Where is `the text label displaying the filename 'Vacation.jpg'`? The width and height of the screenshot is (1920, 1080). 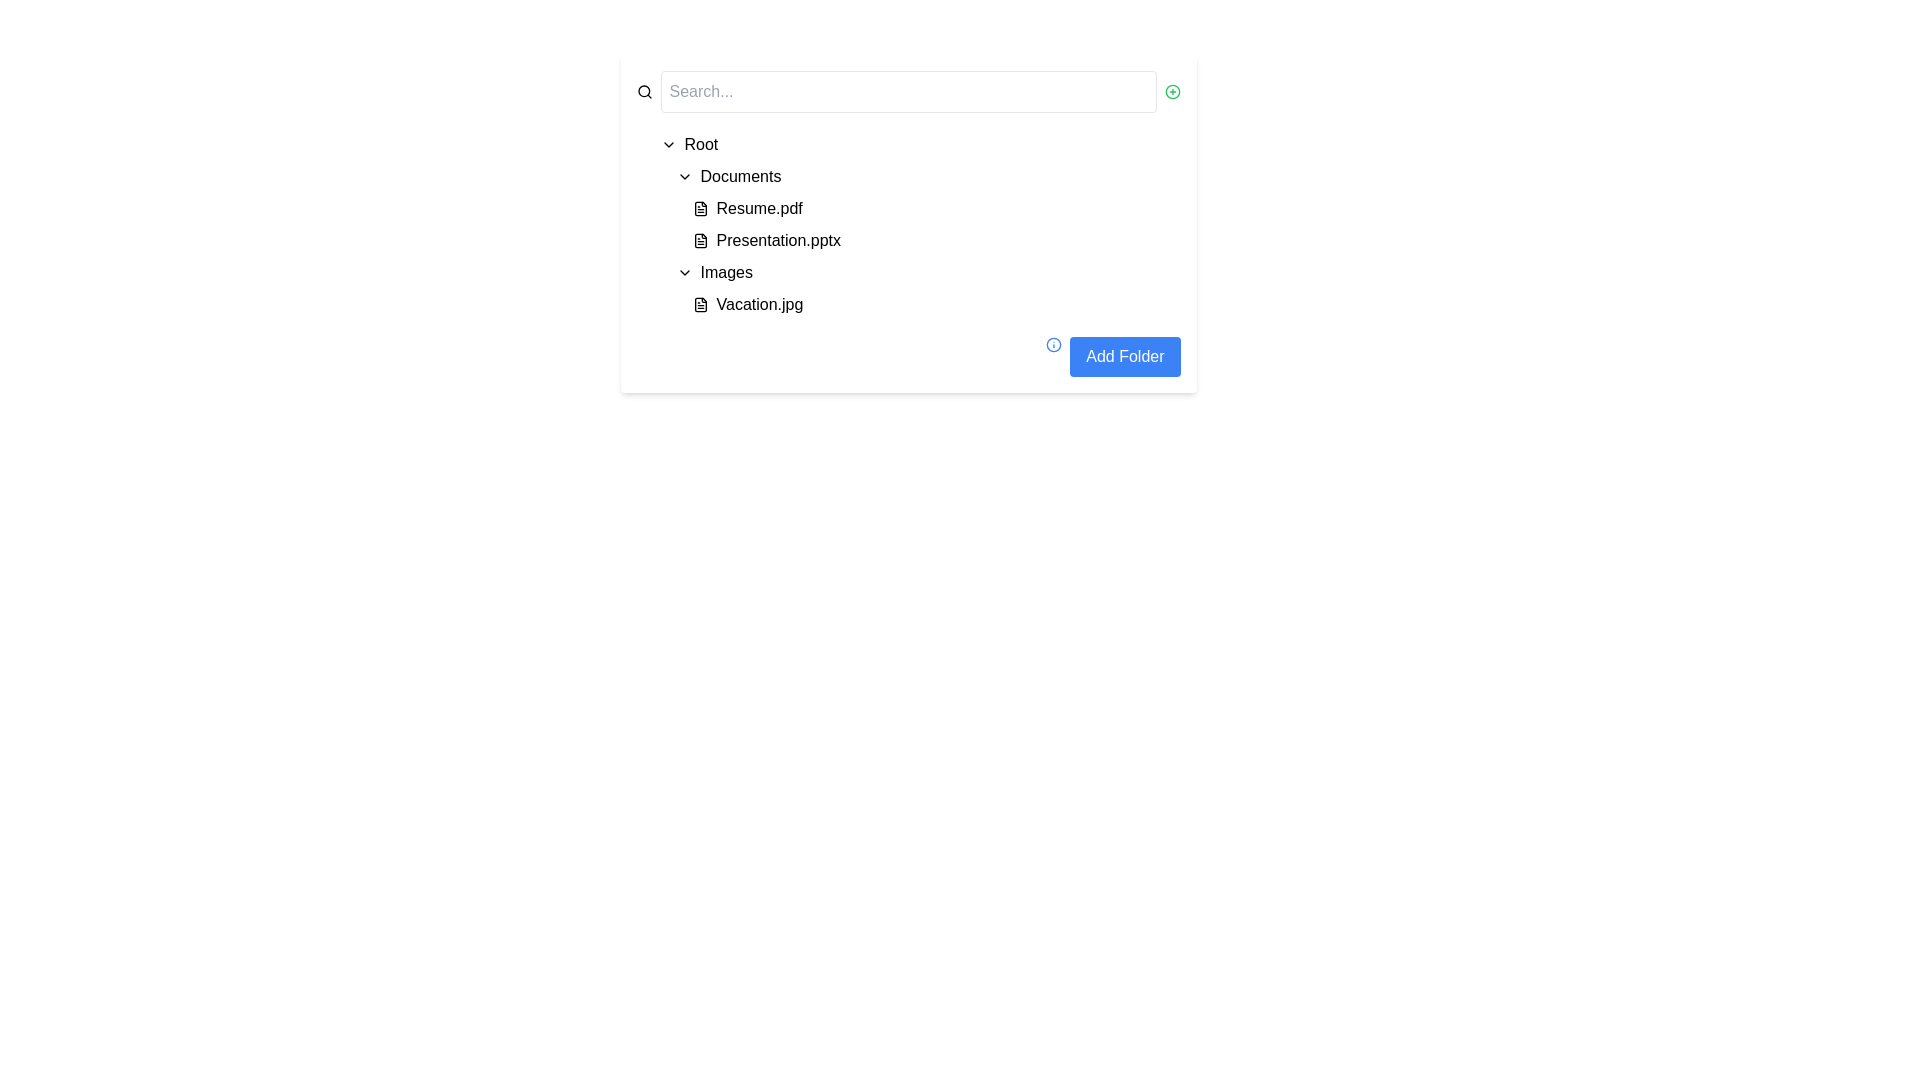 the text label displaying the filename 'Vacation.jpg' is located at coordinates (758, 304).